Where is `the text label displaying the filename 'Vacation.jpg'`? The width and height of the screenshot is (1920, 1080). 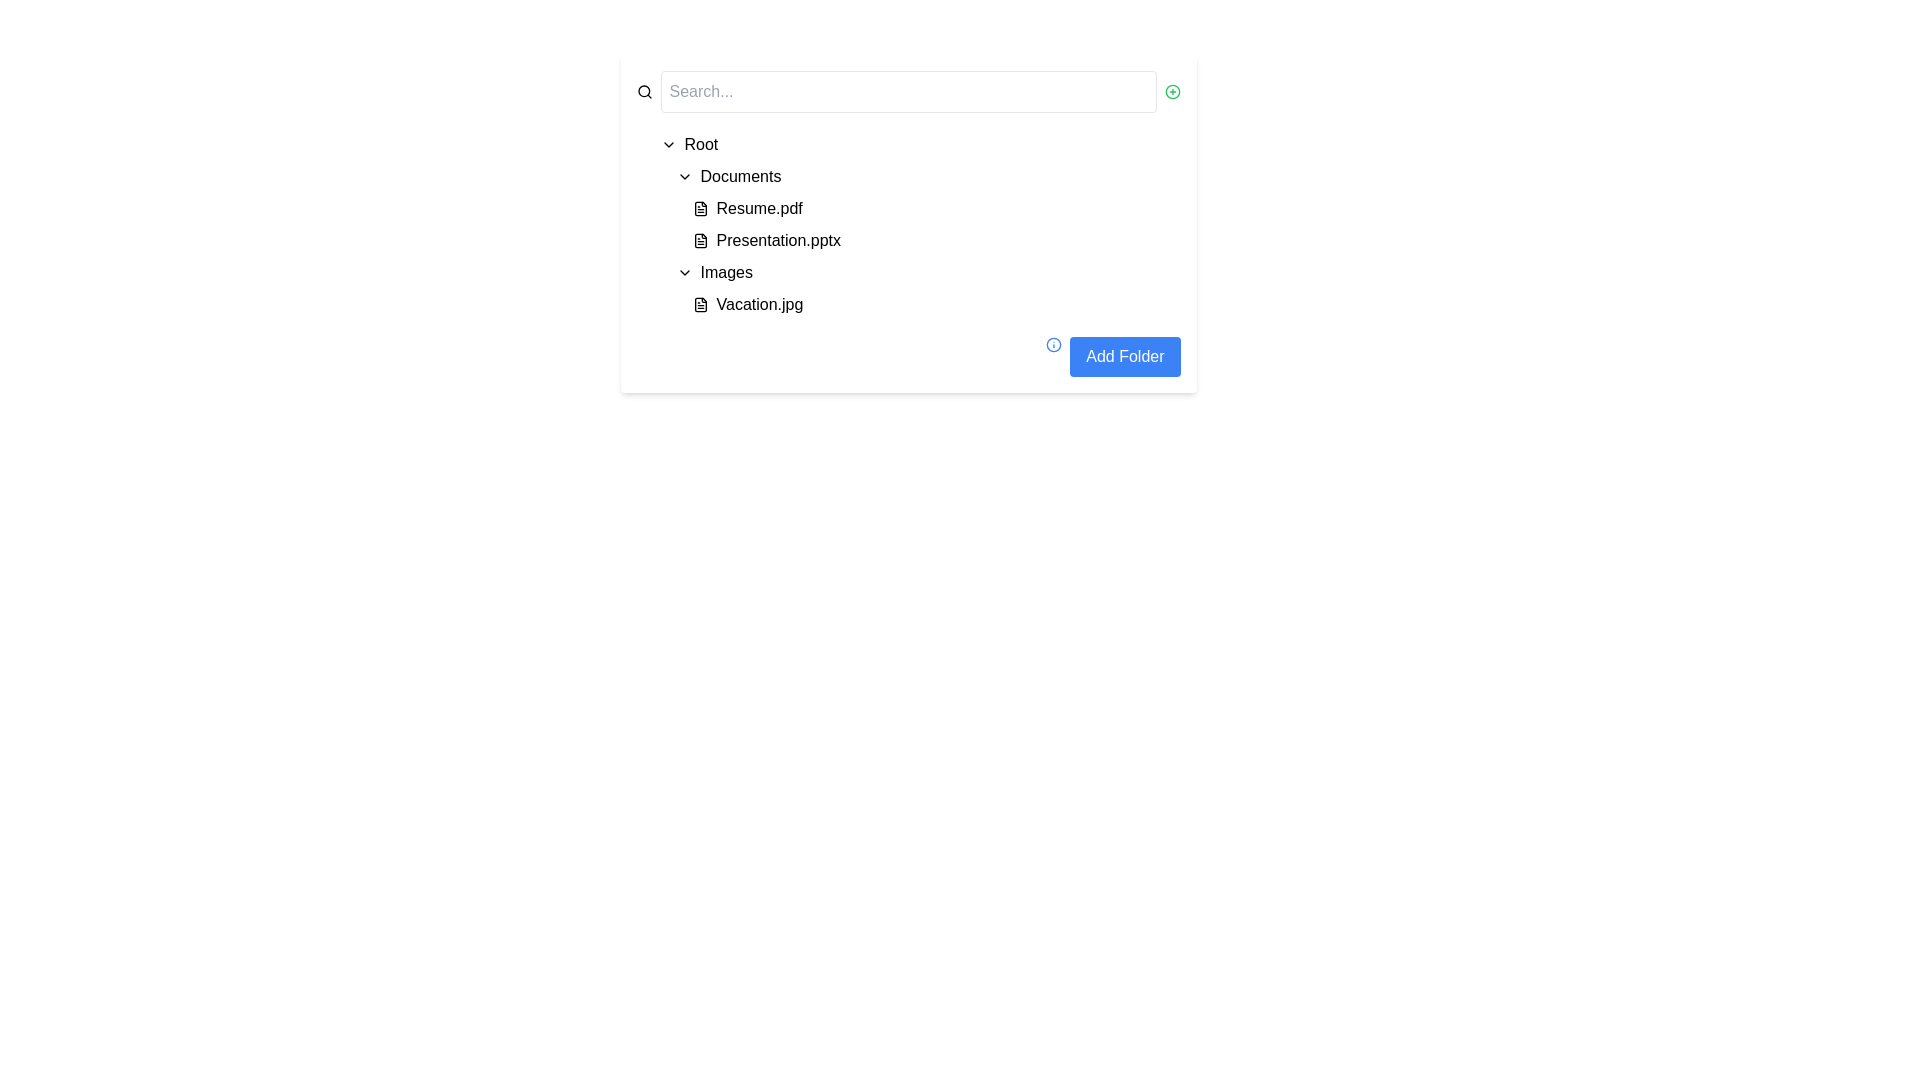 the text label displaying the filename 'Vacation.jpg' is located at coordinates (758, 304).